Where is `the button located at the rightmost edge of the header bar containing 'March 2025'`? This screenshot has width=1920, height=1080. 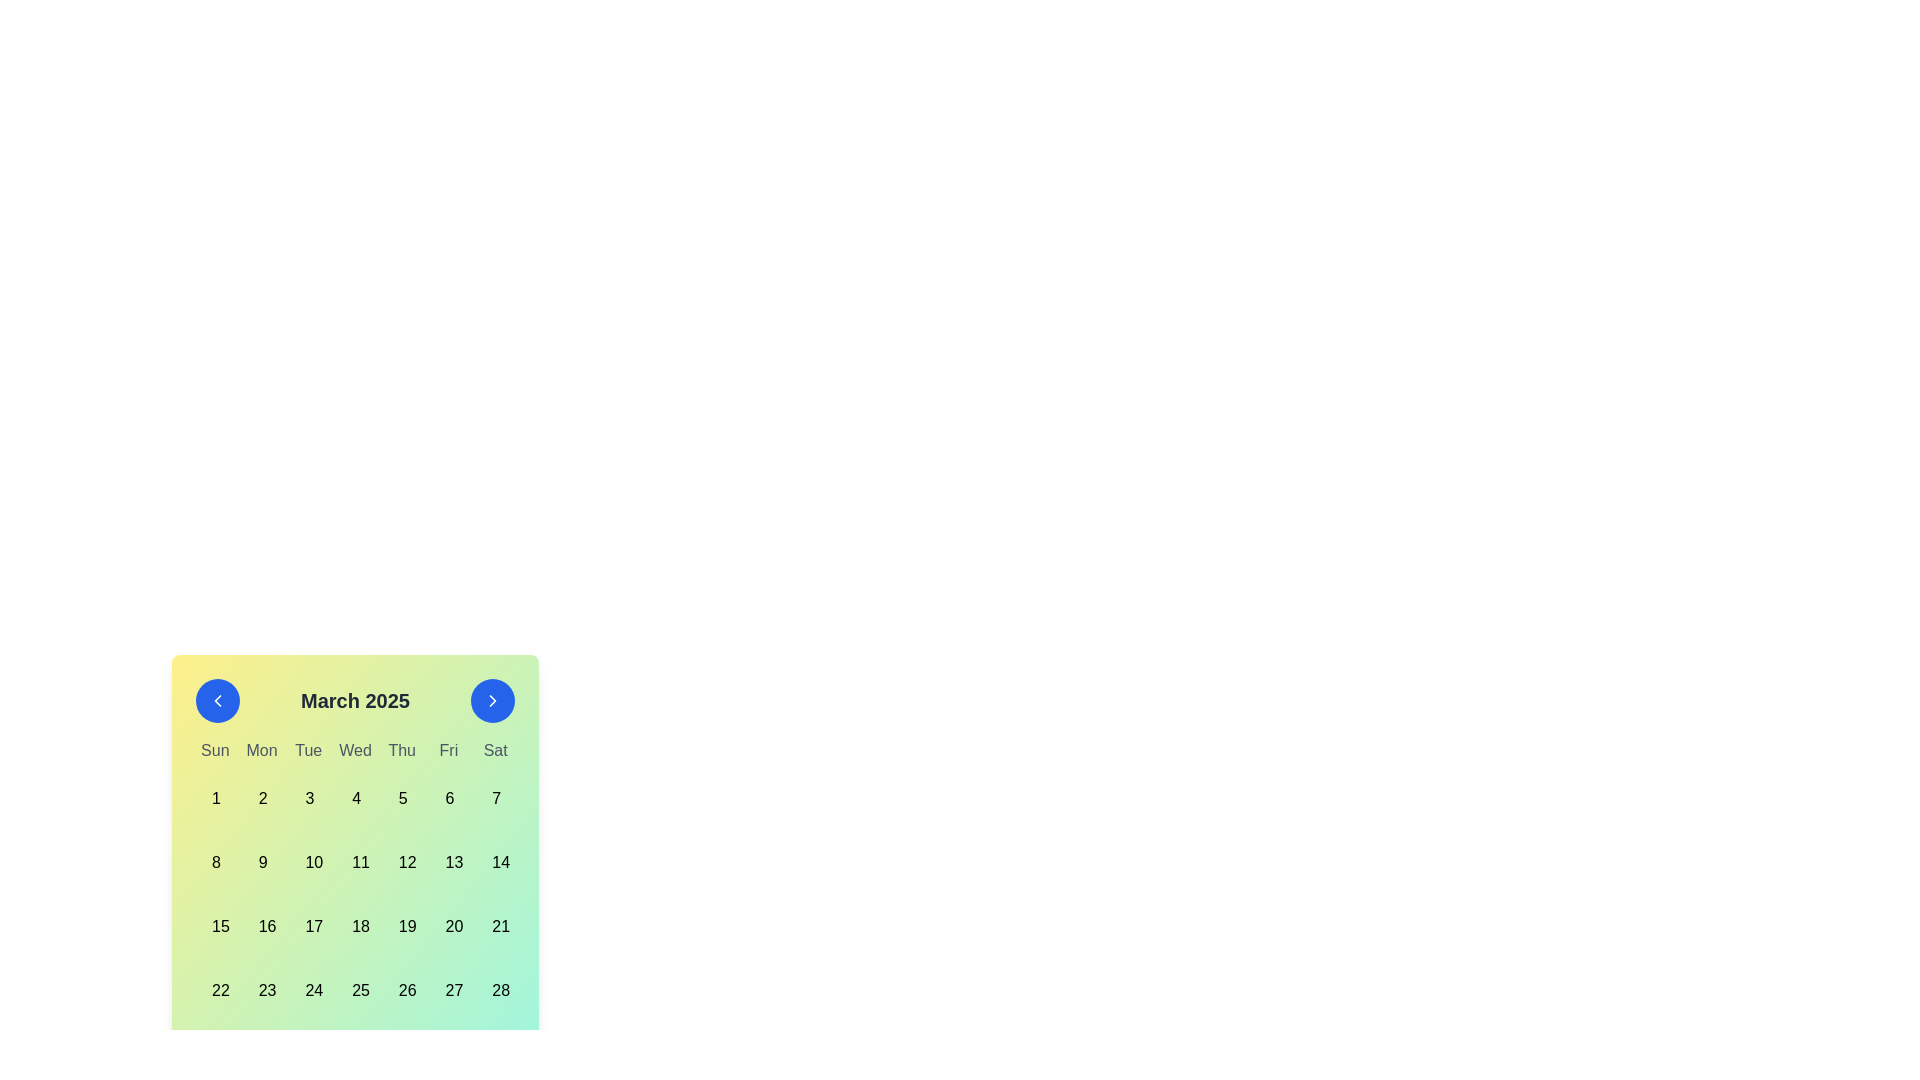 the button located at the rightmost edge of the header bar containing 'March 2025' is located at coordinates (493, 700).